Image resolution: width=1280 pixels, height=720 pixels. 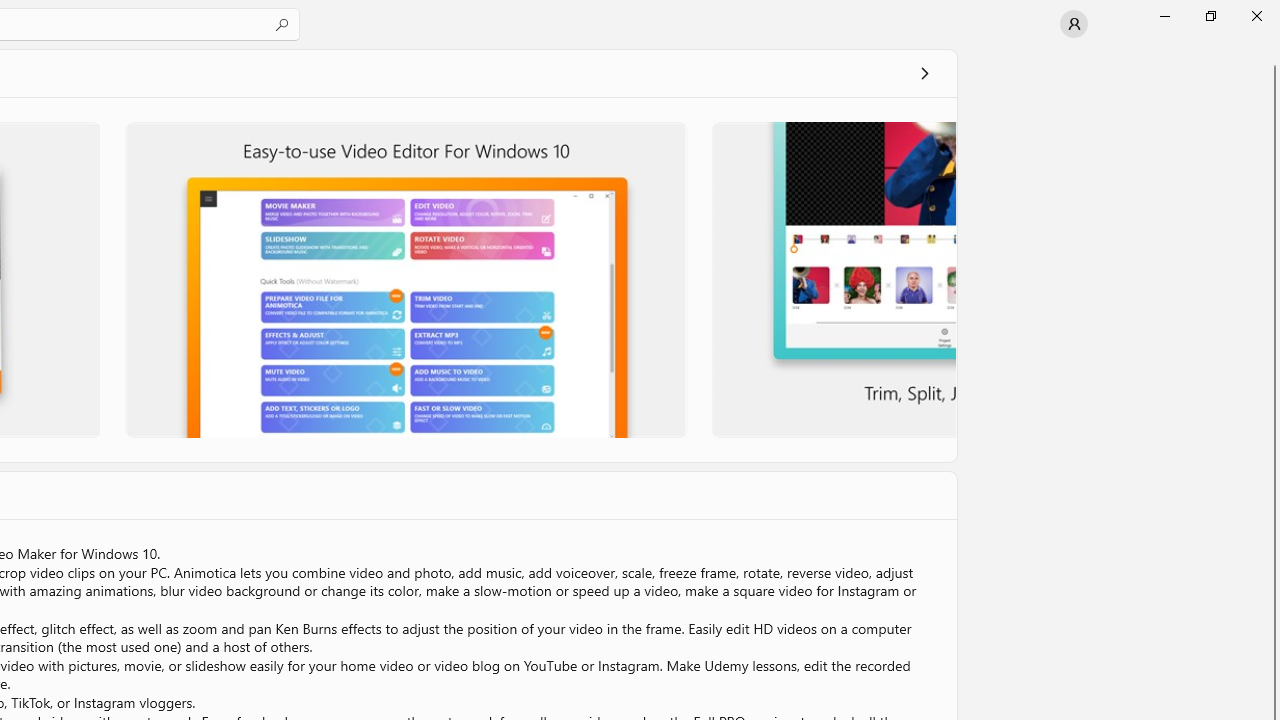 What do you see at coordinates (1255, 15) in the screenshot?
I see `'Close Microsoft Store'` at bounding box center [1255, 15].